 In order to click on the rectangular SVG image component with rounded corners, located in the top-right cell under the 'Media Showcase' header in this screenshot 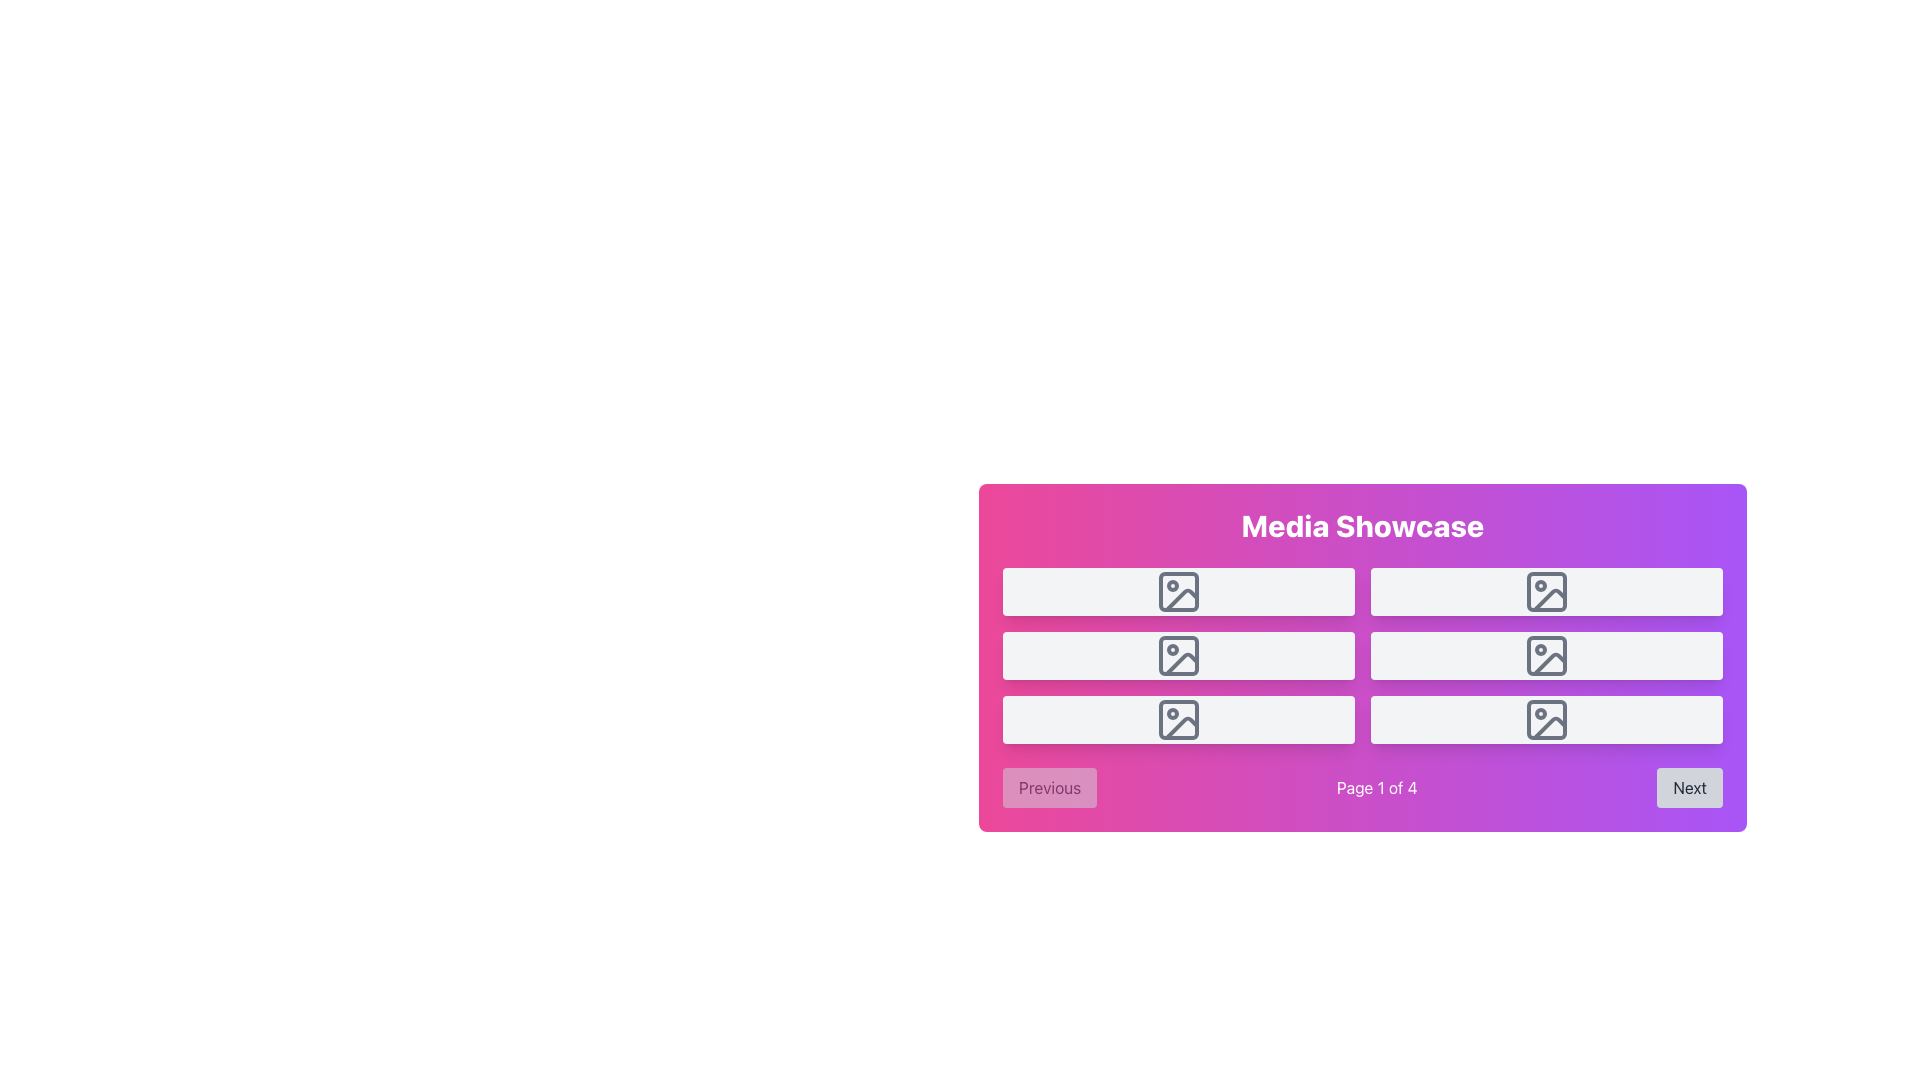, I will do `click(1545, 590)`.